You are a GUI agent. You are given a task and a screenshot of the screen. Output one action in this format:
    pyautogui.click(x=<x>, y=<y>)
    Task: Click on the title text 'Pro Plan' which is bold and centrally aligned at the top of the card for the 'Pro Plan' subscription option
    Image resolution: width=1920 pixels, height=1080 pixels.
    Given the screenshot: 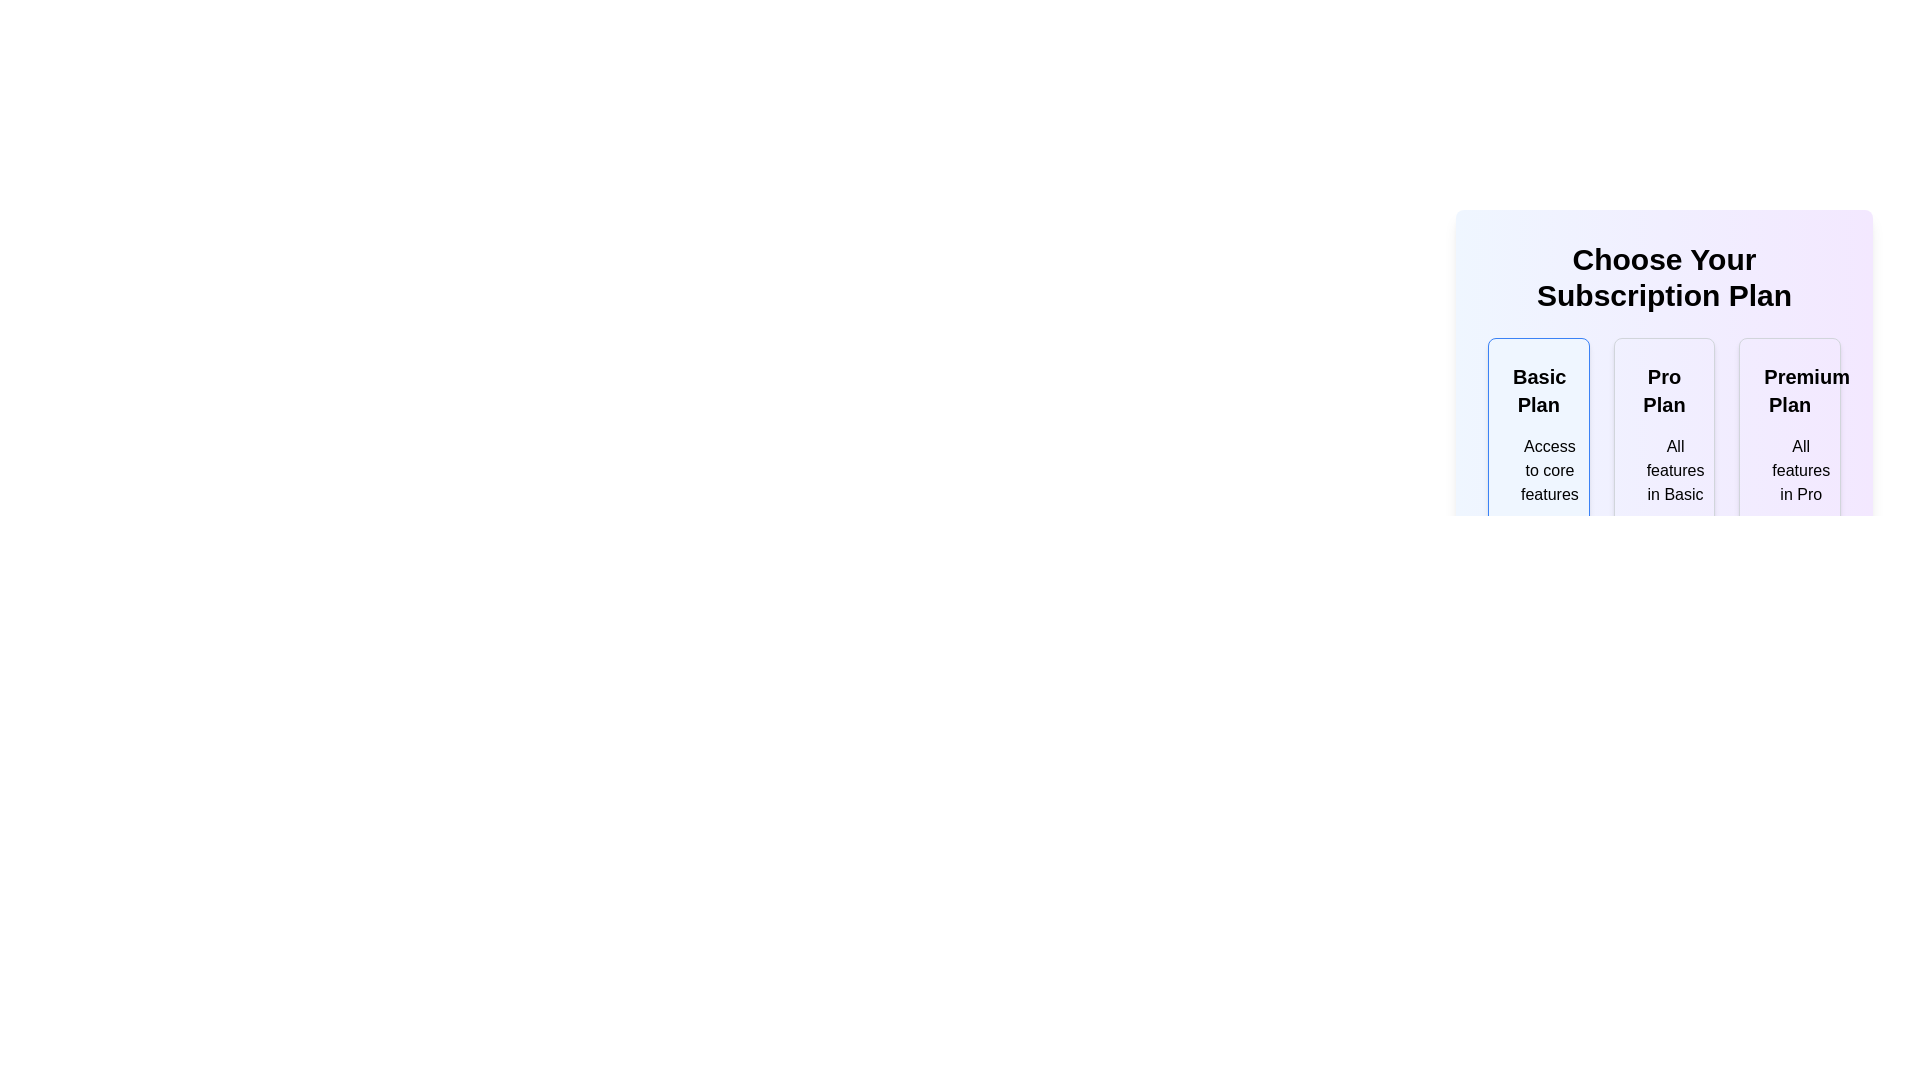 What is the action you would take?
    pyautogui.click(x=1664, y=390)
    